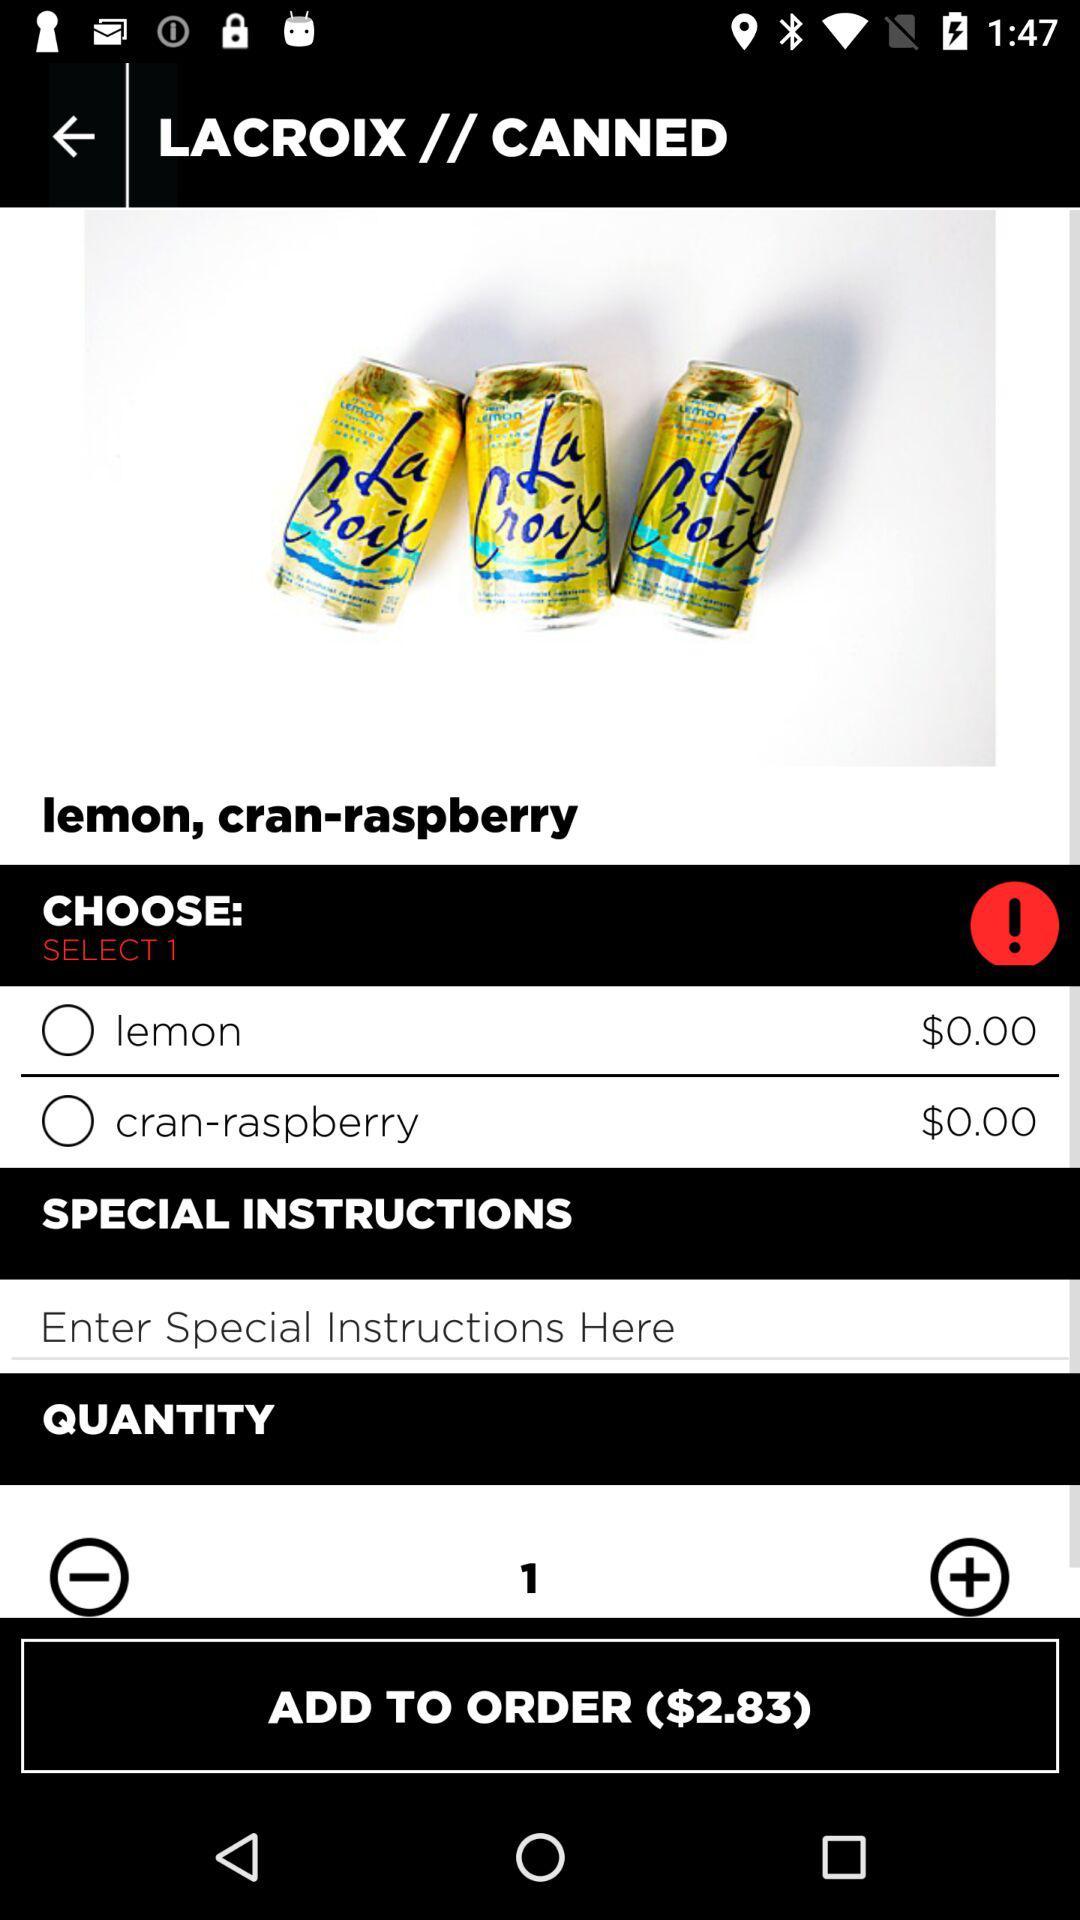  I want to click on an option, so click(66, 1120).